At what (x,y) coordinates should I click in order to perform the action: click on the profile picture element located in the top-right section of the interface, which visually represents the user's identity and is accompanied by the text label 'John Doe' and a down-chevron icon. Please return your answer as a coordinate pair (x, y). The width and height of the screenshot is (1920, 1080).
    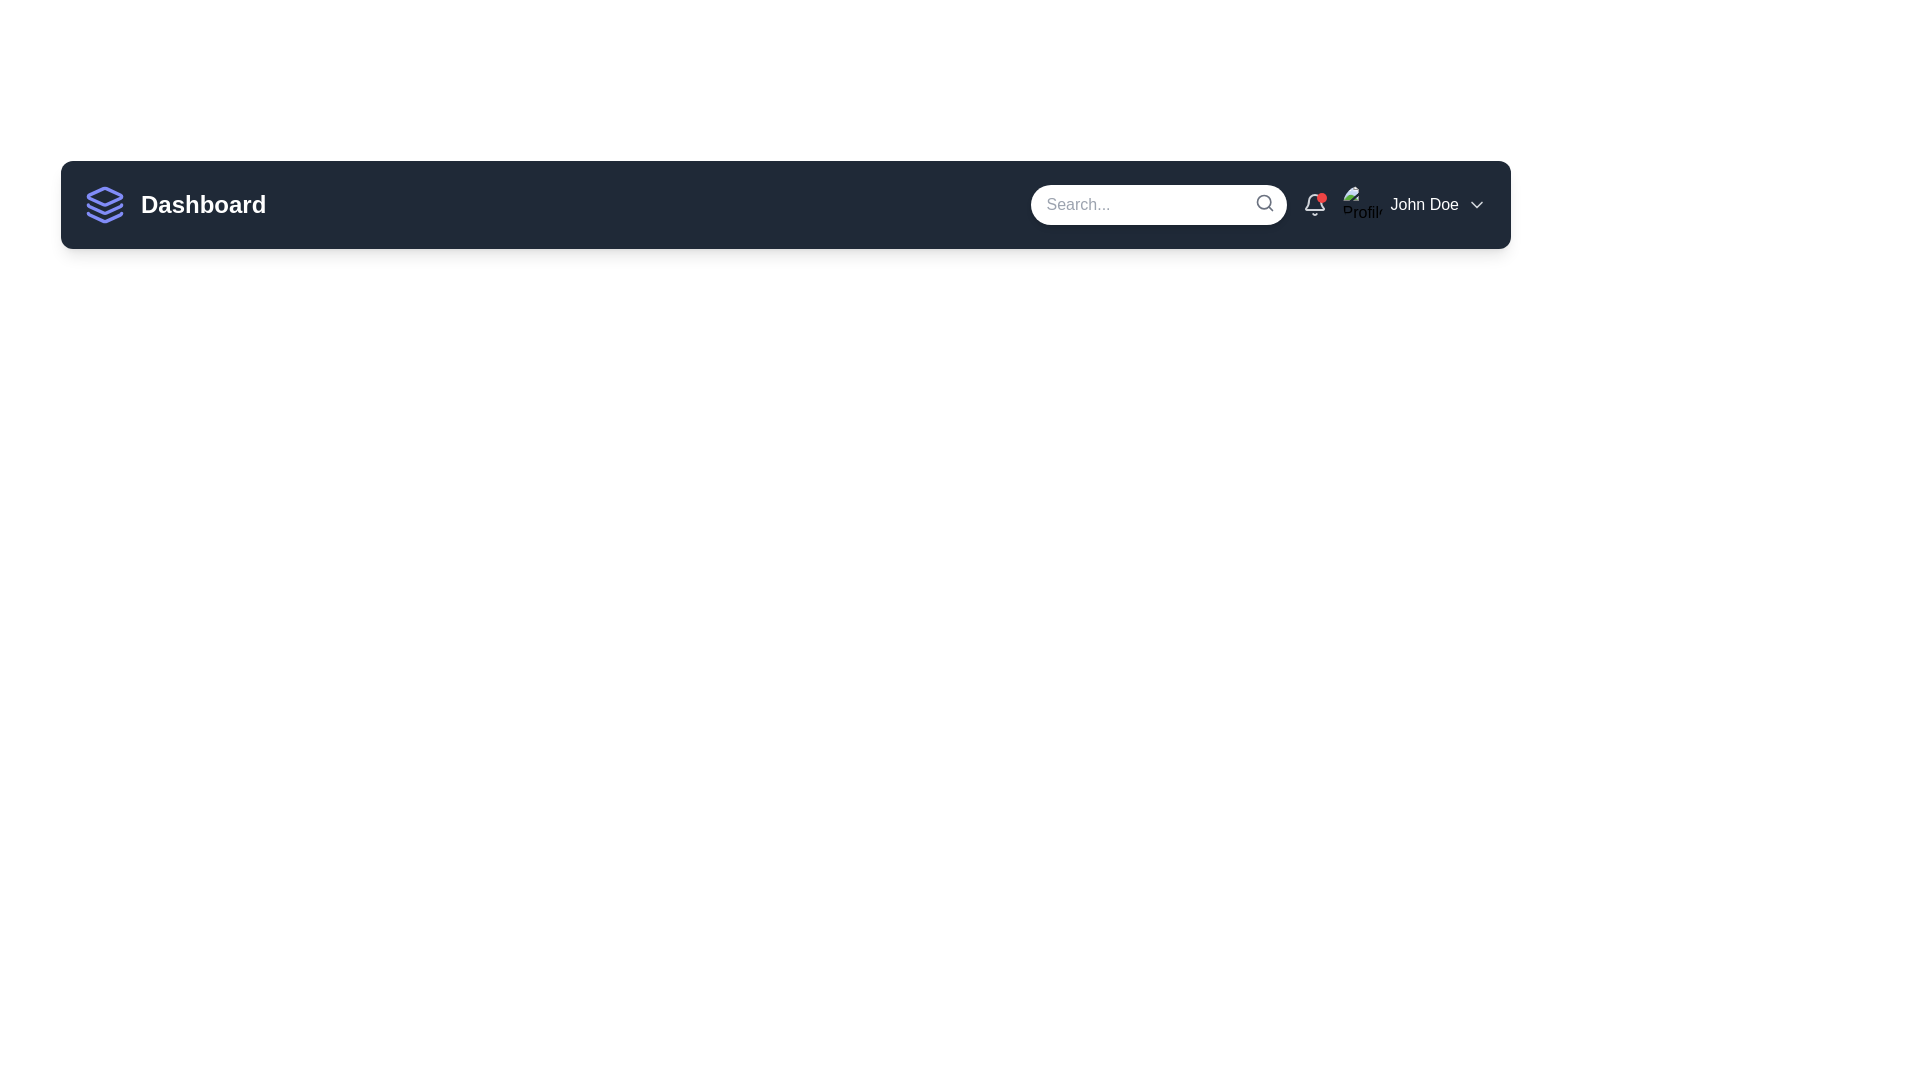
    Looking at the image, I should click on (1361, 204).